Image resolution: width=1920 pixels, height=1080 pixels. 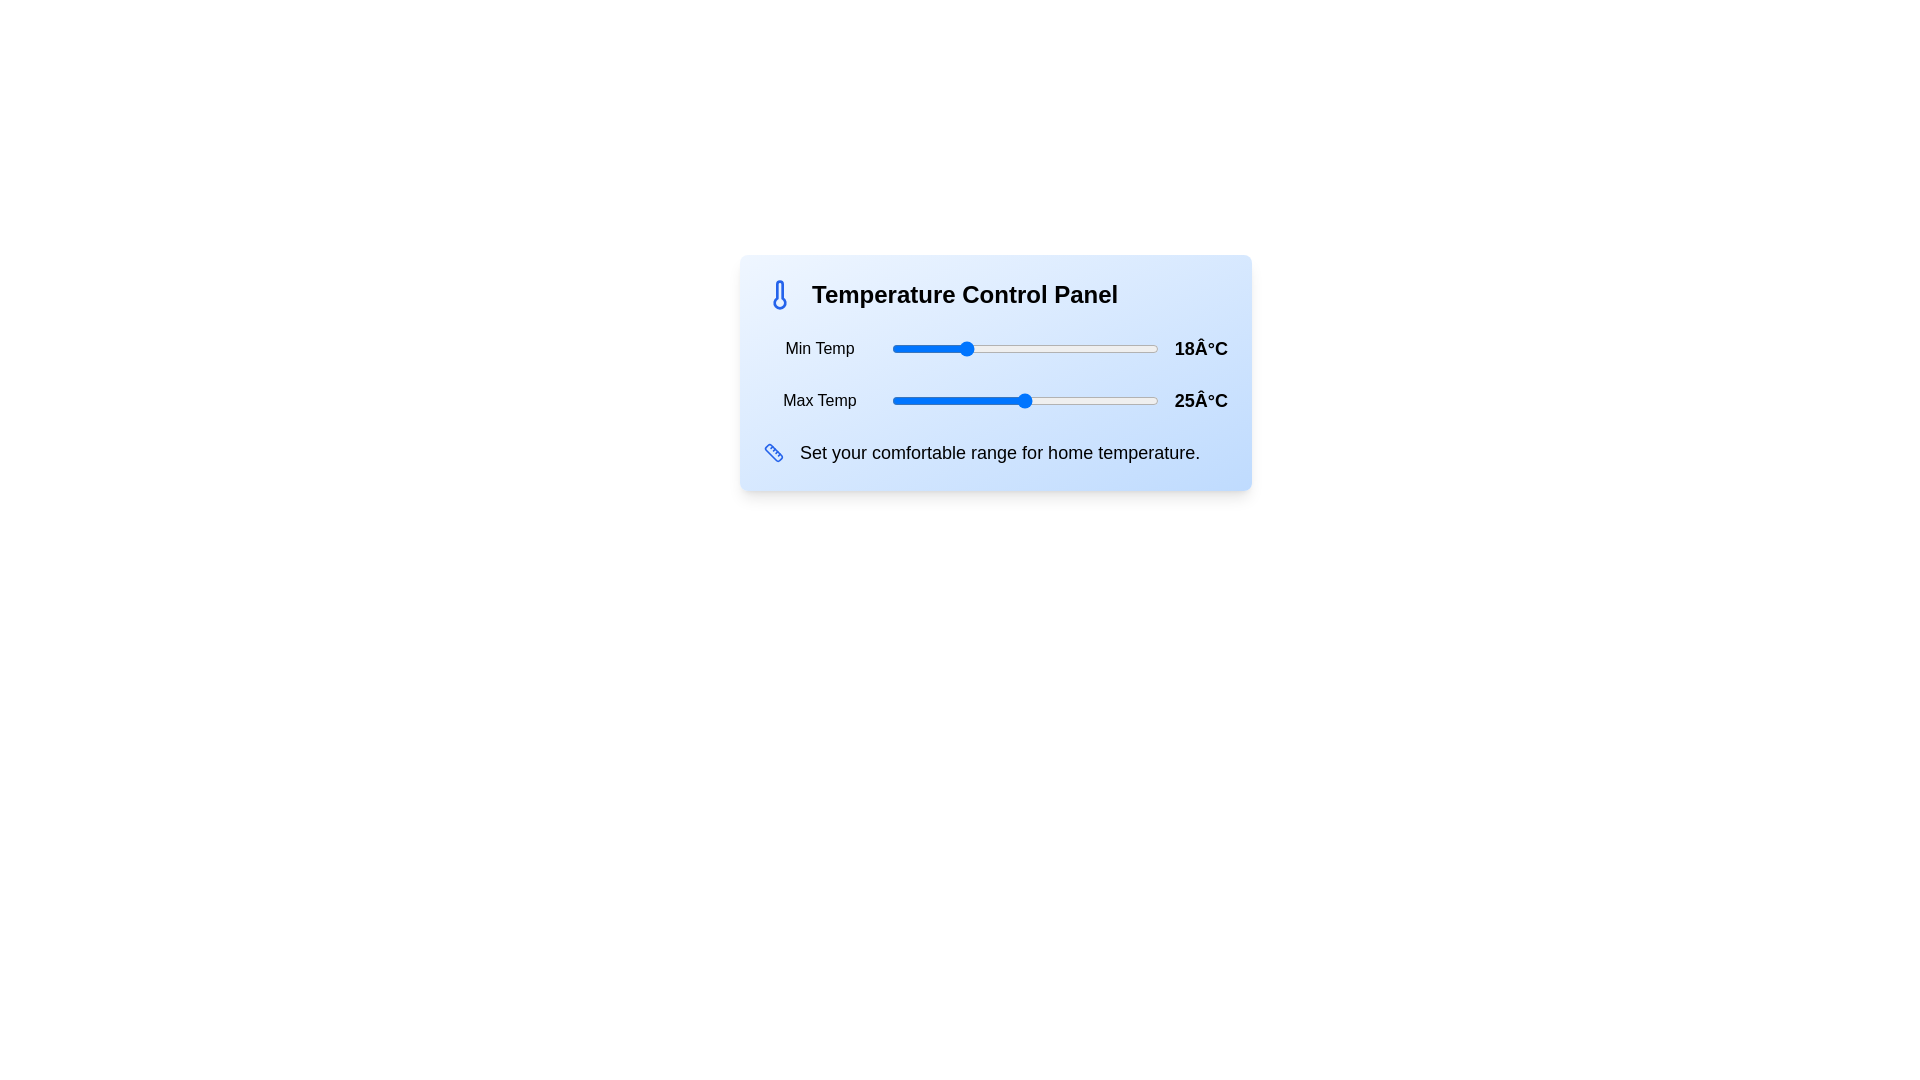 I want to click on the temperature slider to set the temperature to 26°C, so click(x=1034, y=401).